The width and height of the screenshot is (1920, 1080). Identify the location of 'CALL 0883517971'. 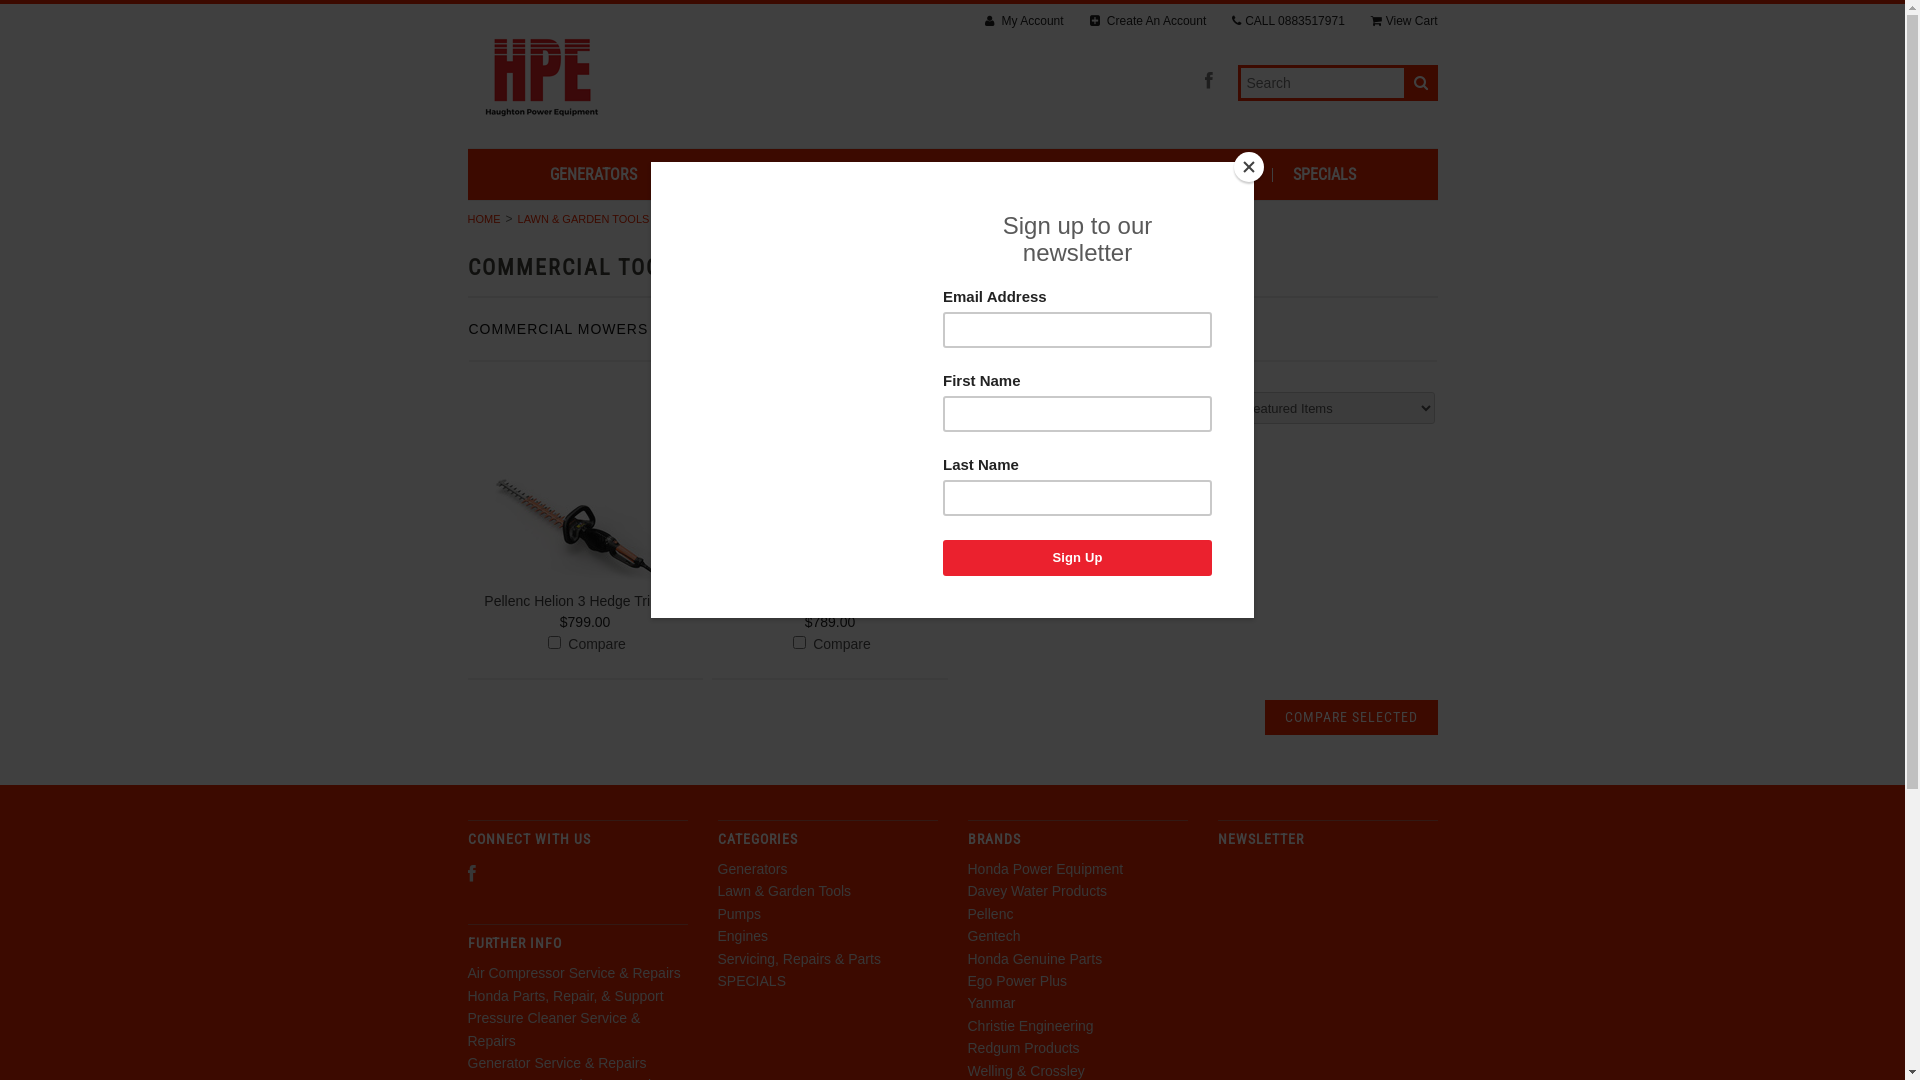
(1288, 21).